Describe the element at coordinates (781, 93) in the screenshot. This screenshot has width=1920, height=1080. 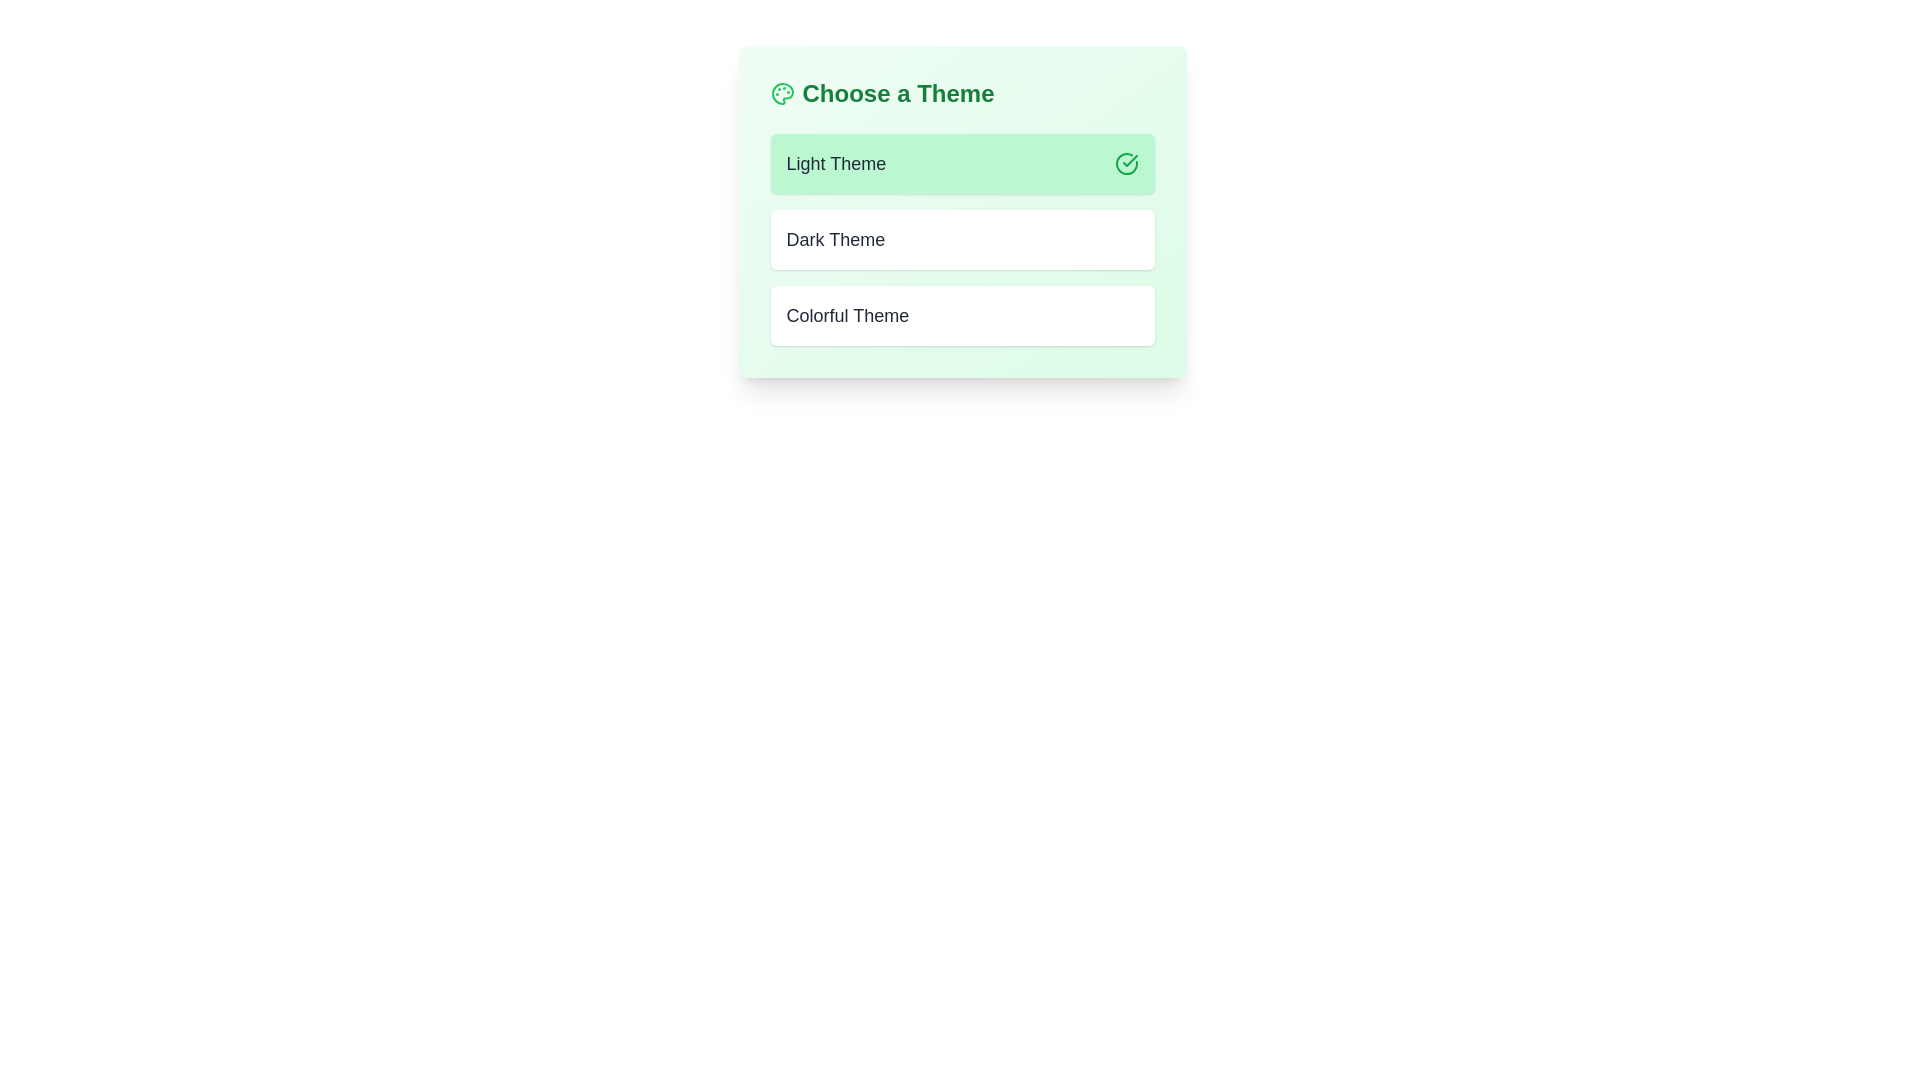
I see `the green palette icon located in the upper-left corner of the interface, inside the header section labeled 'Choose a Theme'` at that location.